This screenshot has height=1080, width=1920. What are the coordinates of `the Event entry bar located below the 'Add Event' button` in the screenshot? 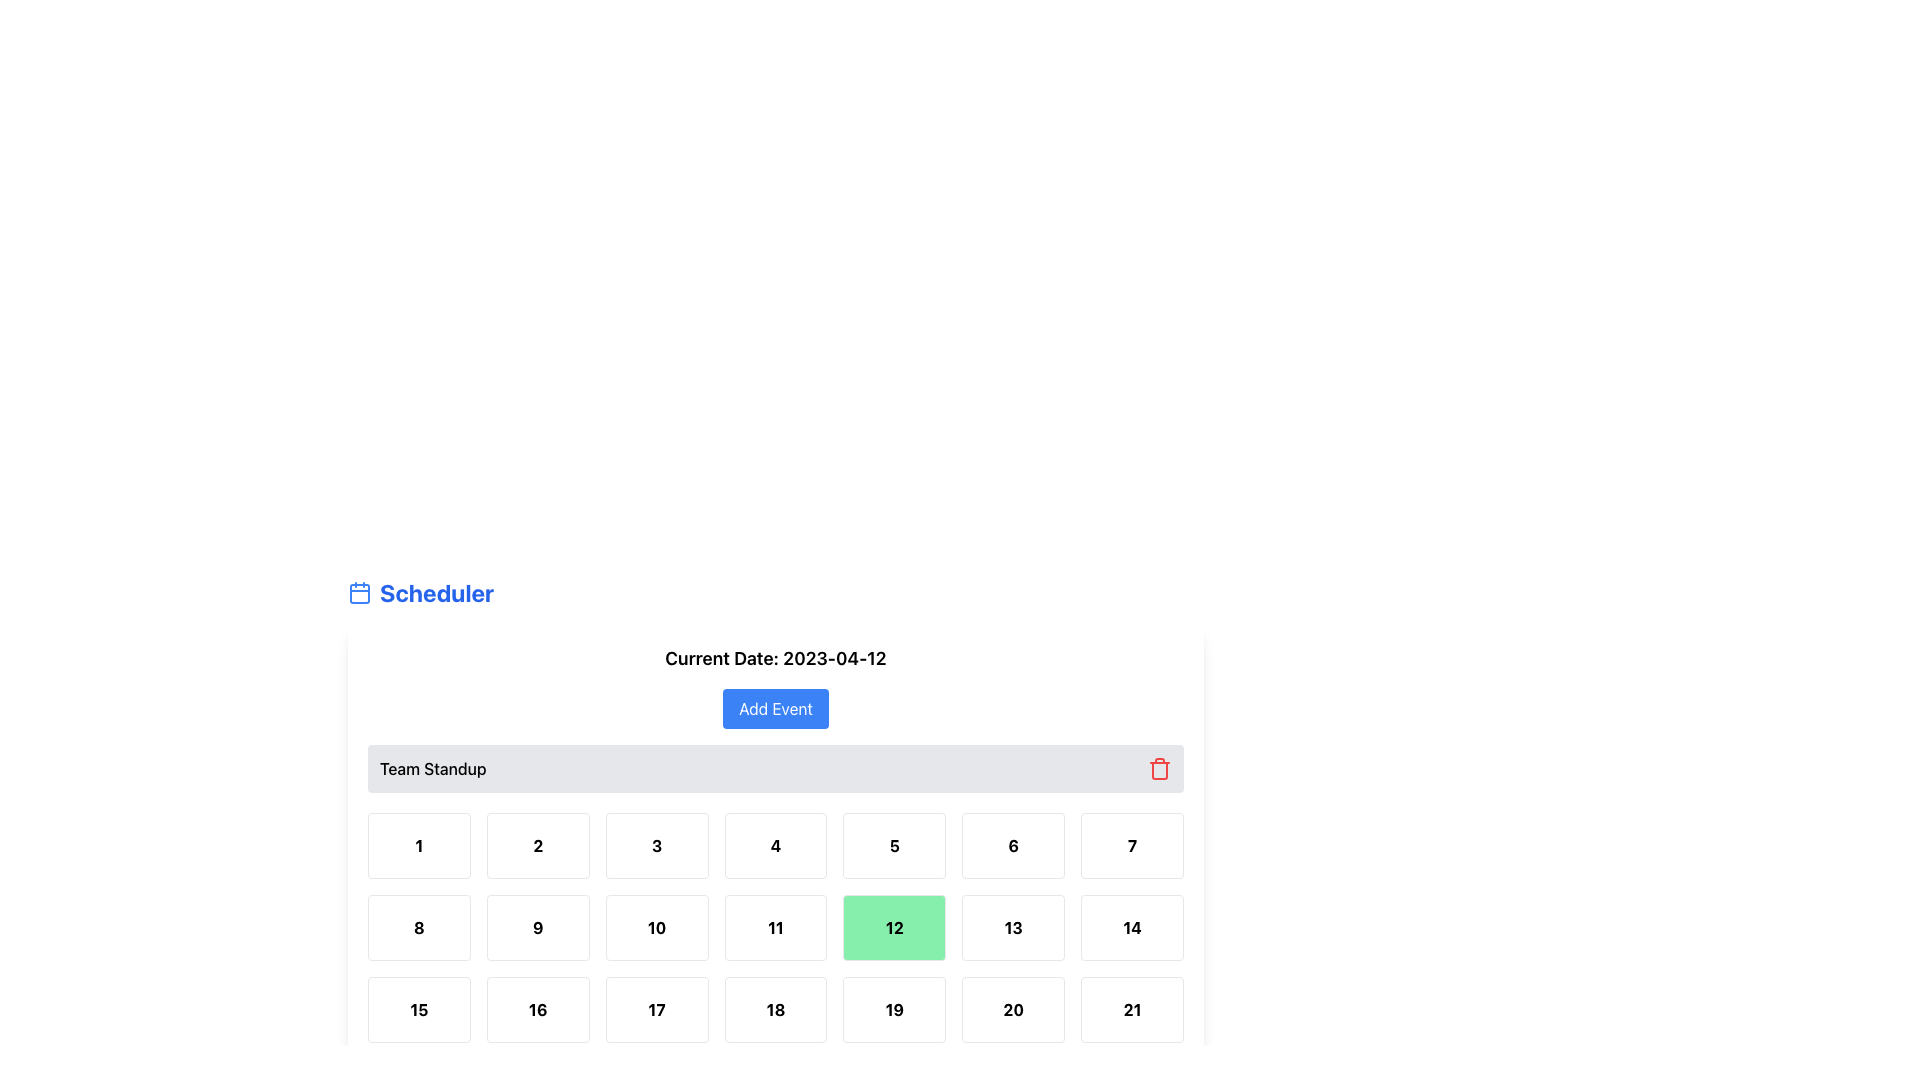 It's located at (775, 767).